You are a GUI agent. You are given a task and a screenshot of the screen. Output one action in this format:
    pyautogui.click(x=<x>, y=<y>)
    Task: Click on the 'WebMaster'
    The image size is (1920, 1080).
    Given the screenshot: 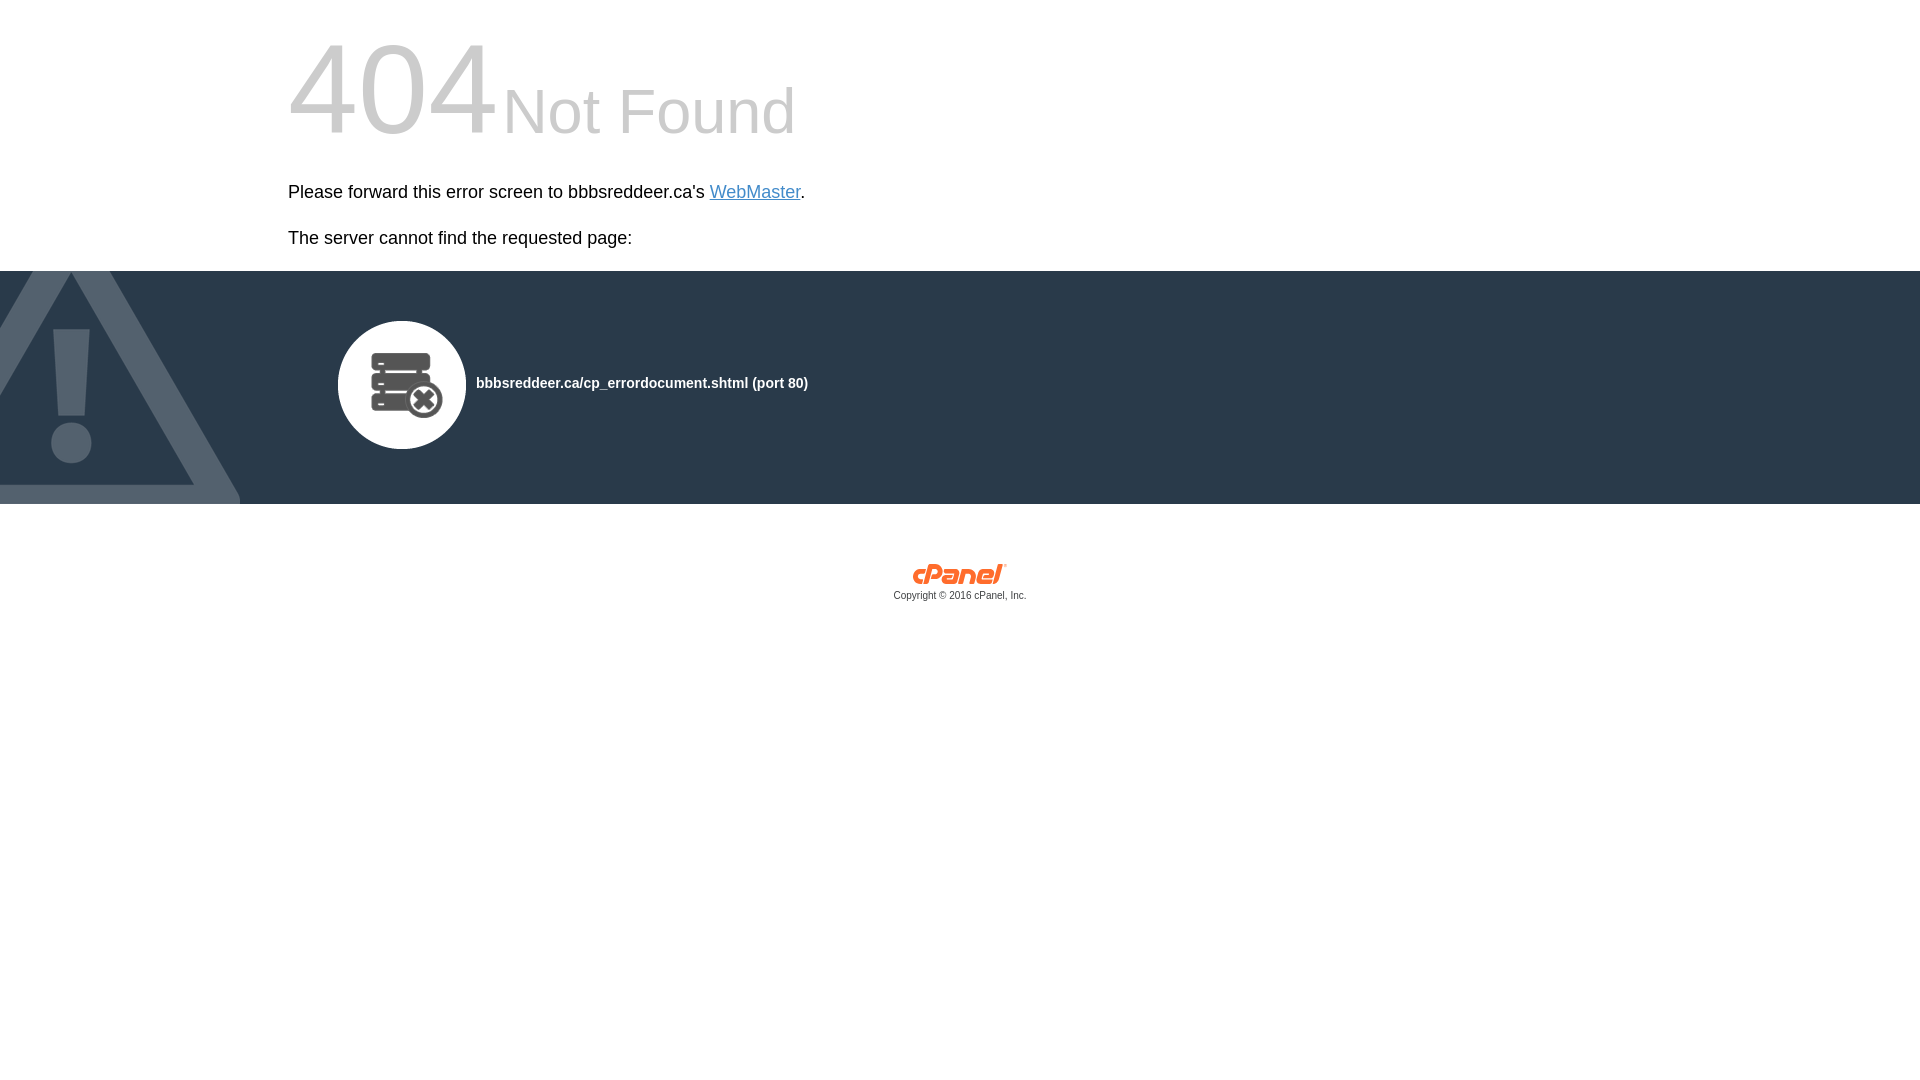 What is the action you would take?
    pyautogui.click(x=754, y=192)
    